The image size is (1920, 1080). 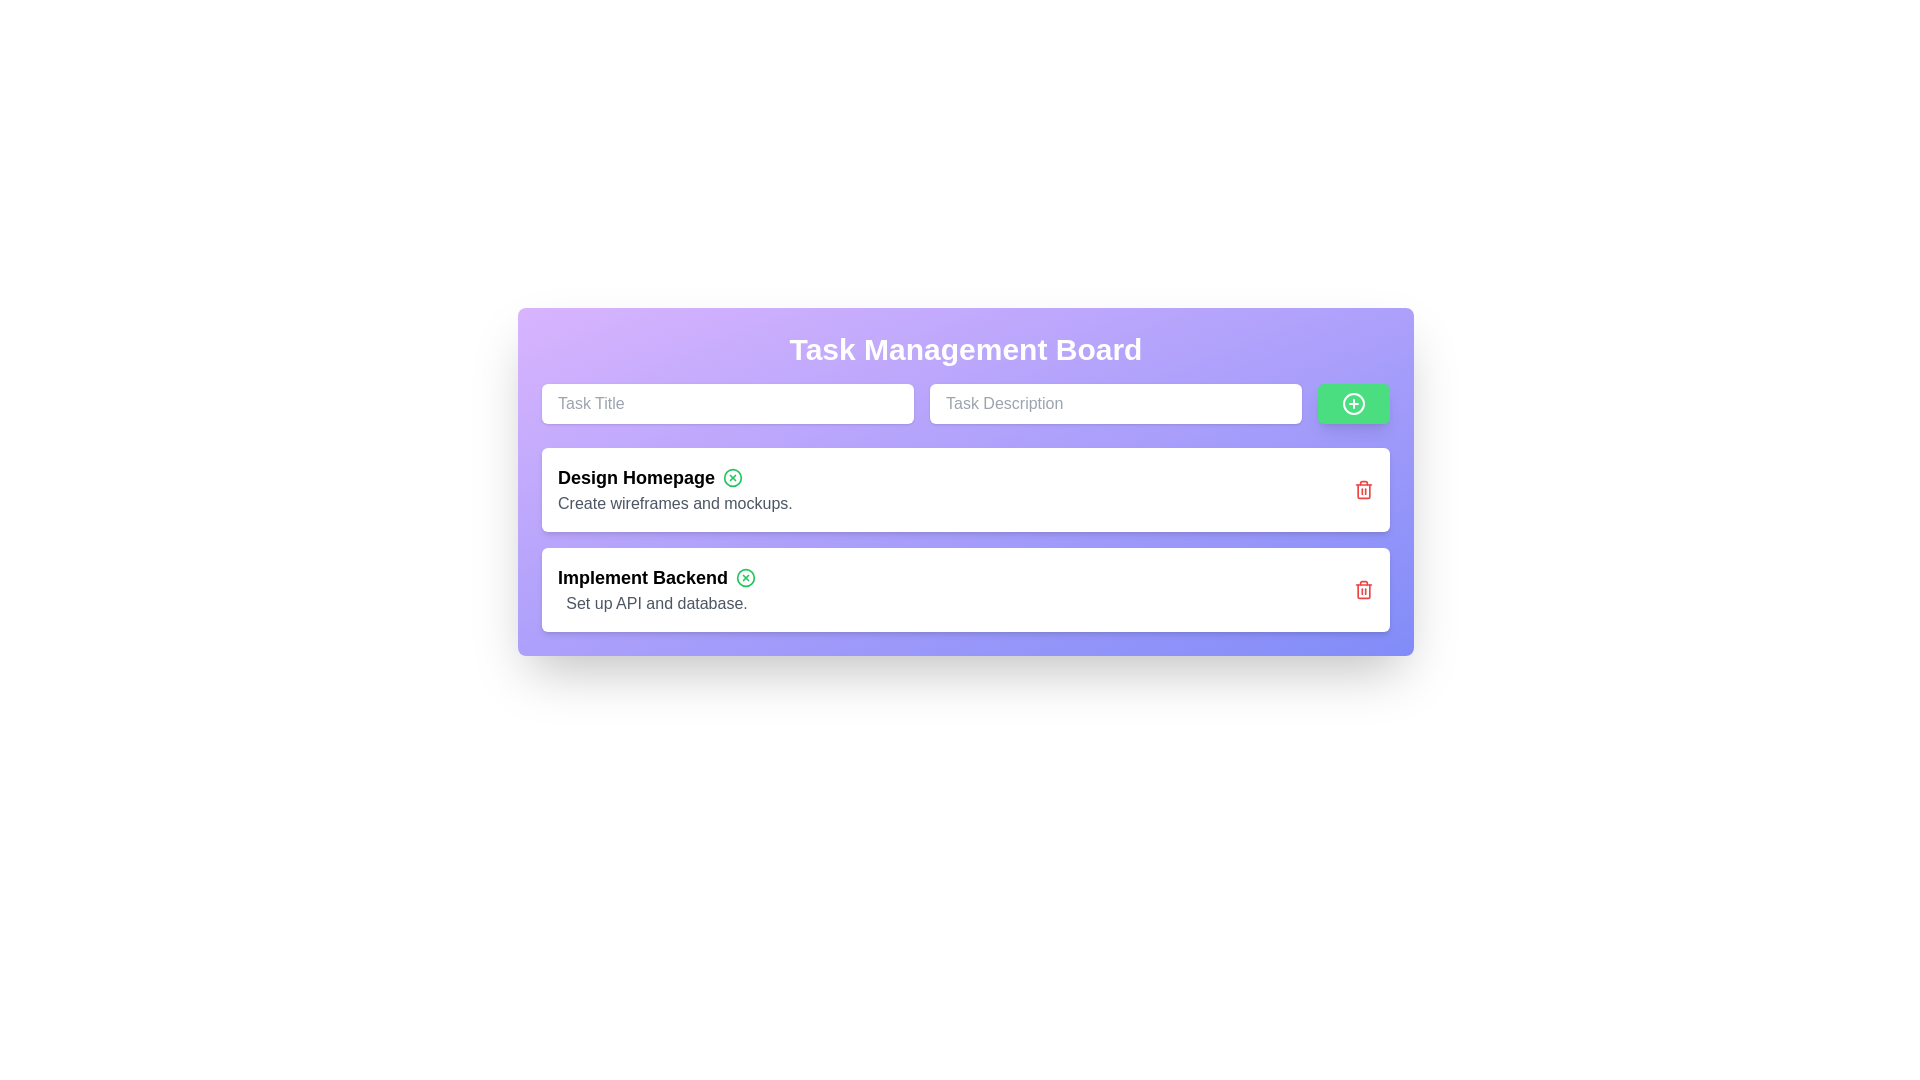 I want to click on the Task Display Block that serves as a task entry, displaying both the title and description of a to-do item, located centrally in the 'Task Management Board' section, below 'Design Homepage', so click(x=657, y=589).